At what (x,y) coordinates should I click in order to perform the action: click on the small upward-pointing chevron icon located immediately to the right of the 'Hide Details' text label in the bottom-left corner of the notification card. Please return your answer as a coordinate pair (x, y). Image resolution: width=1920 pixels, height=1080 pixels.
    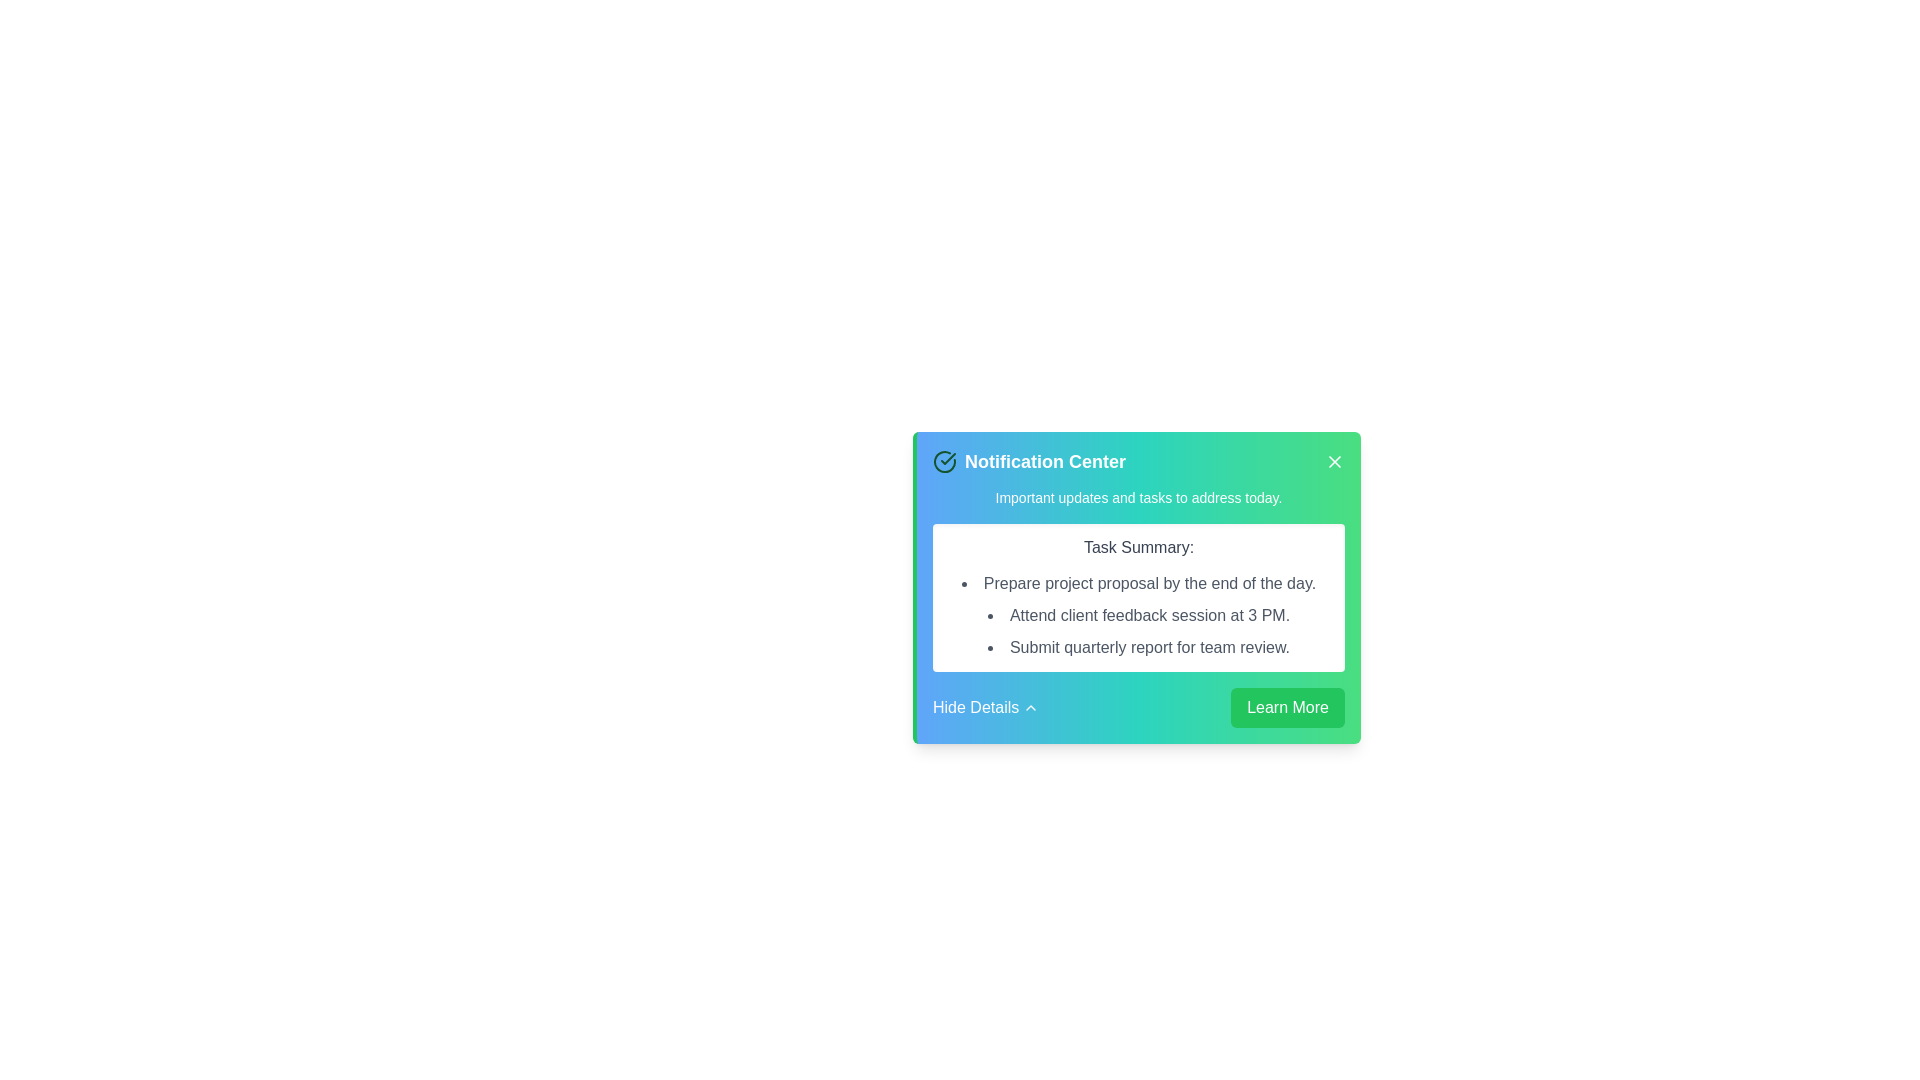
    Looking at the image, I should click on (1031, 707).